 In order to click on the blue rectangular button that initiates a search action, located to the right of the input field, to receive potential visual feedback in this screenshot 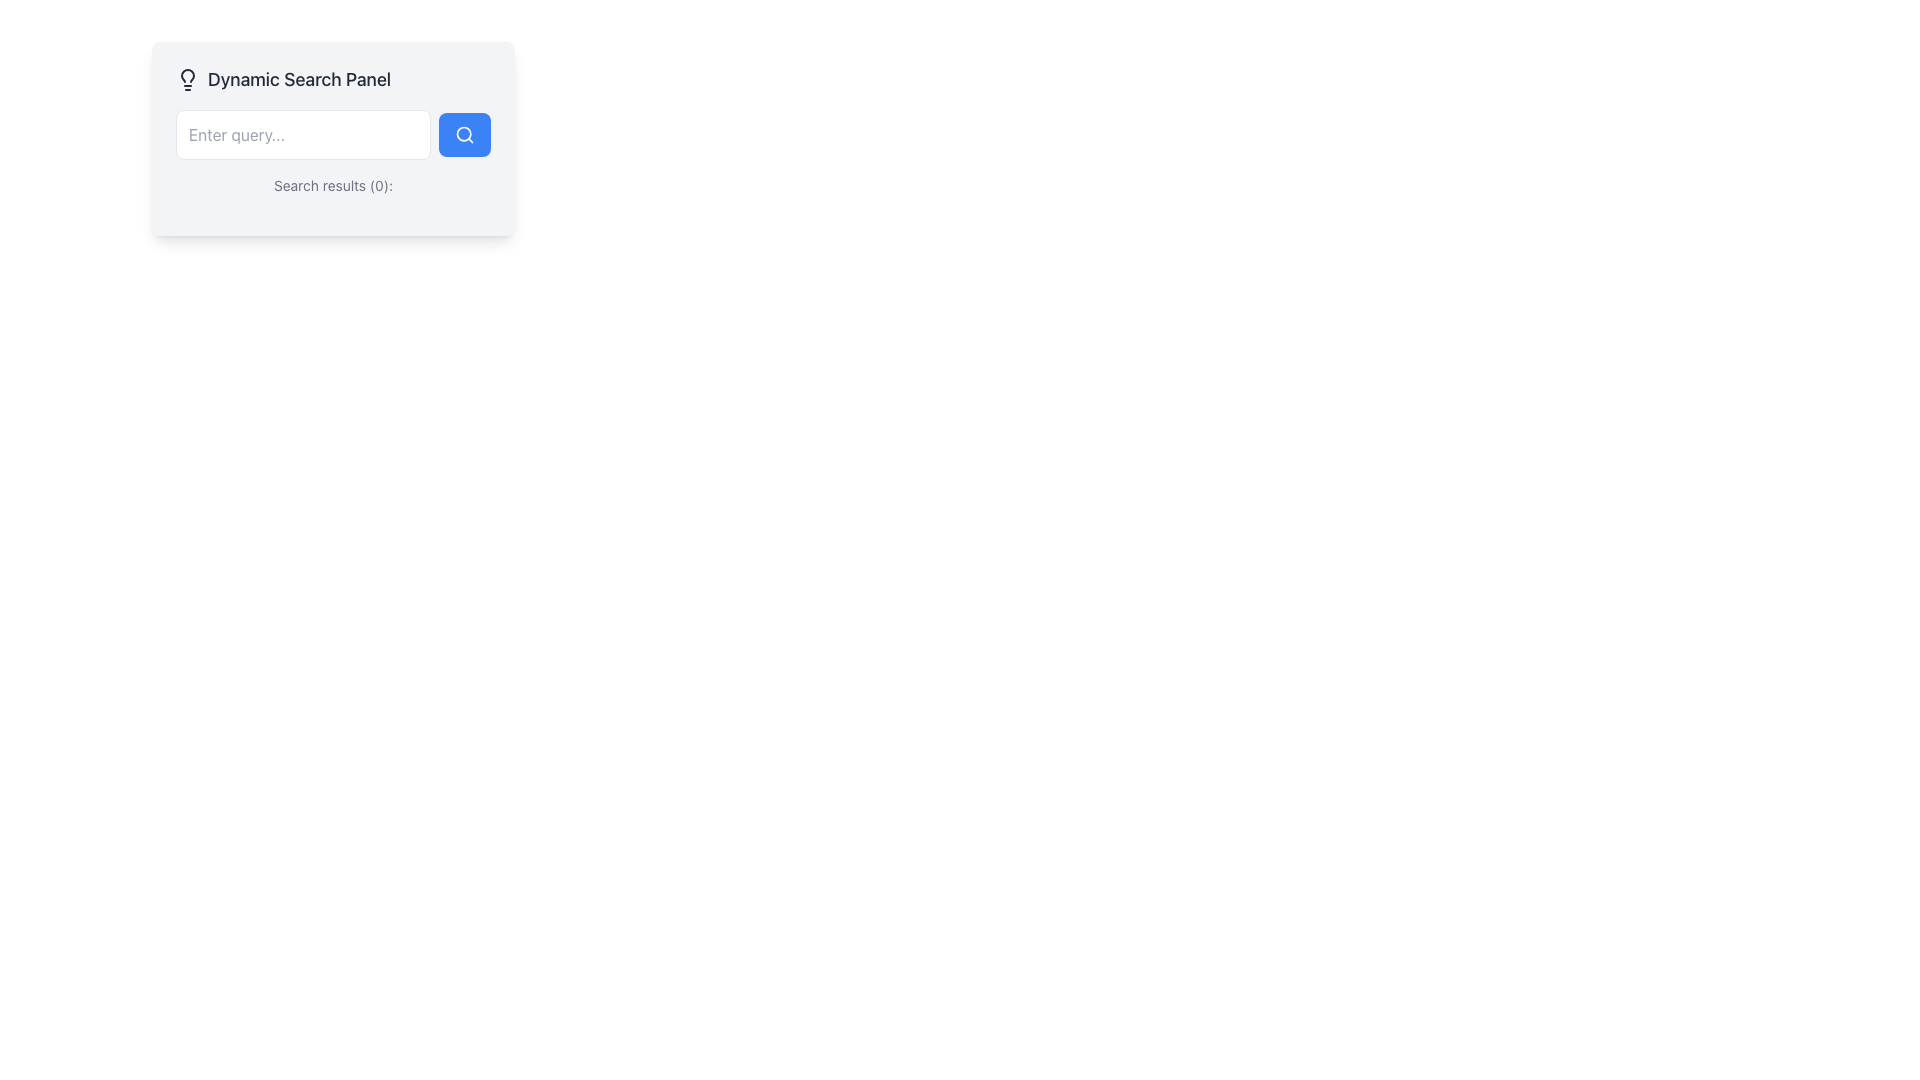, I will do `click(464, 135)`.